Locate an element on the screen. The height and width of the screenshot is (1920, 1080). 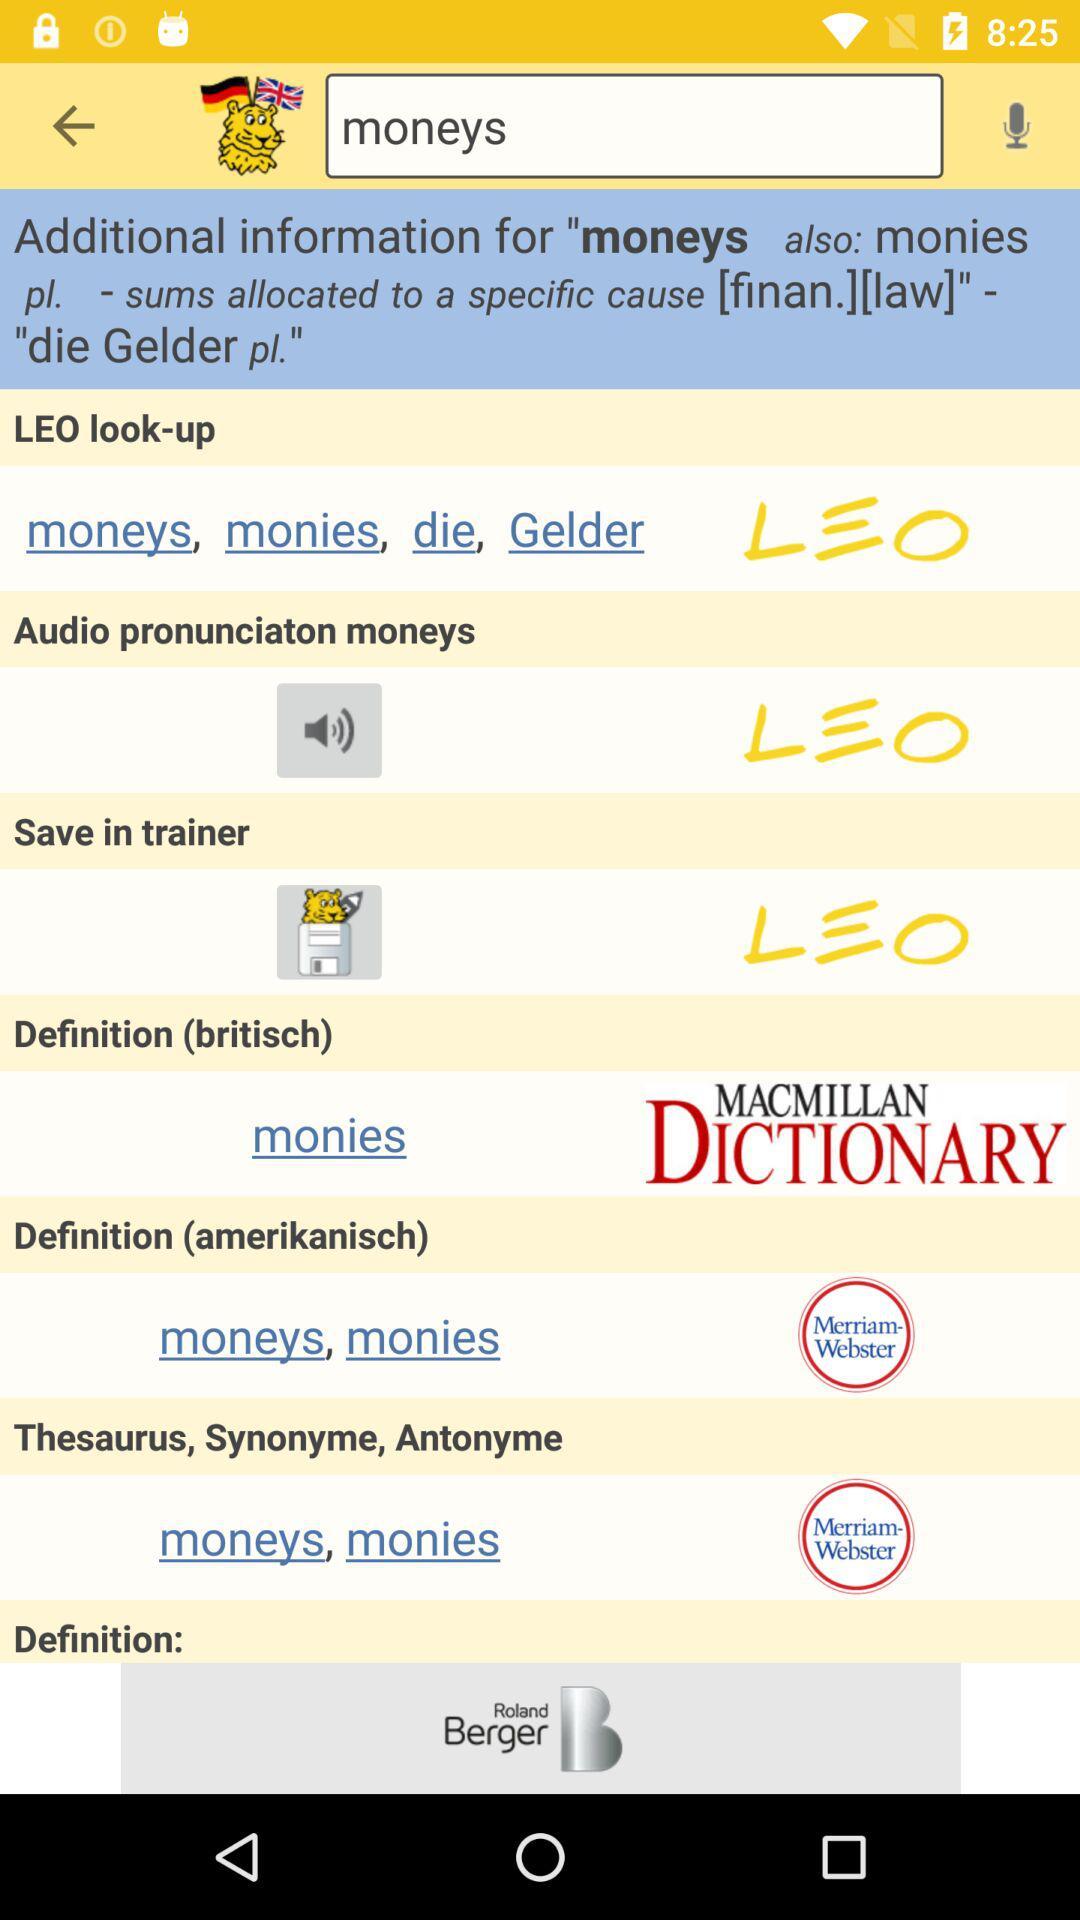
settings is located at coordinates (855, 1335).